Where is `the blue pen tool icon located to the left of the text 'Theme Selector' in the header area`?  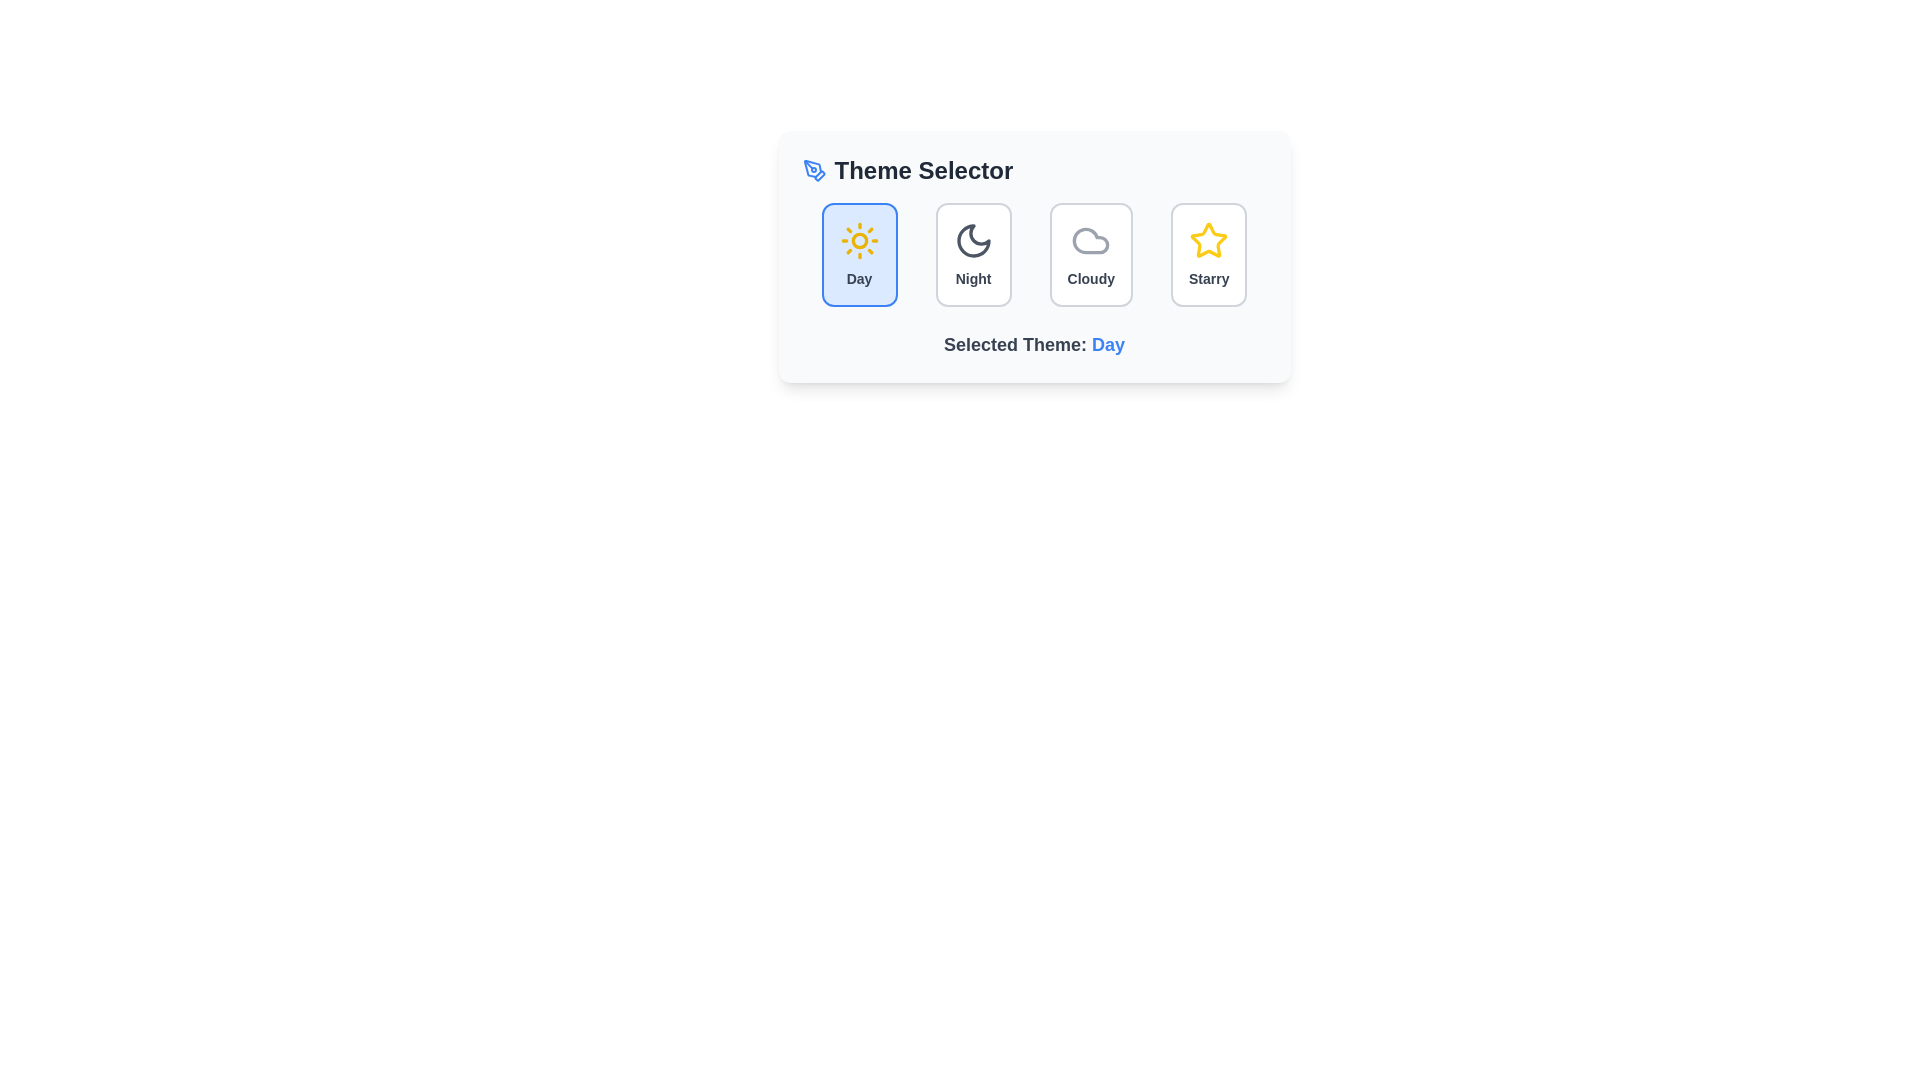
the blue pen tool icon located to the left of the text 'Theme Selector' in the header area is located at coordinates (814, 169).